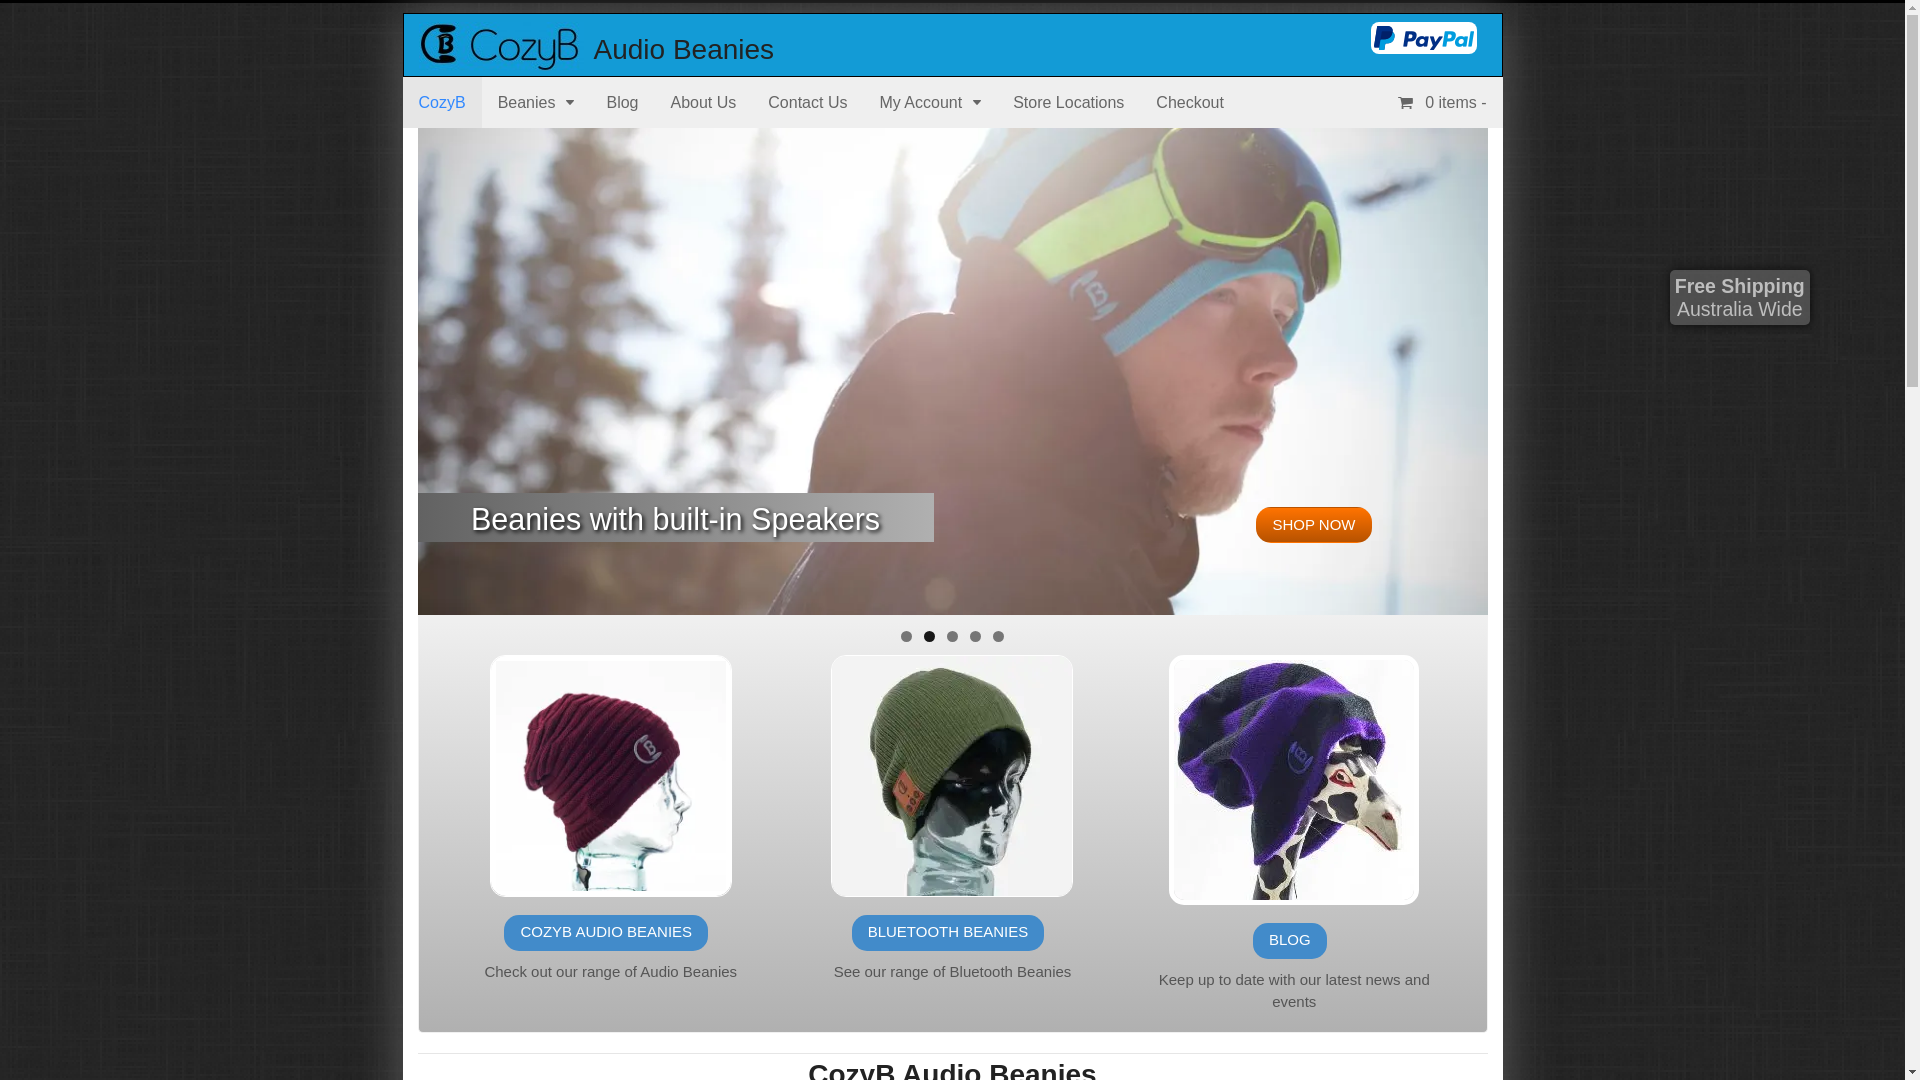 This screenshot has width=1920, height=1080. I want to click on 'Blog', so click(621, 102).